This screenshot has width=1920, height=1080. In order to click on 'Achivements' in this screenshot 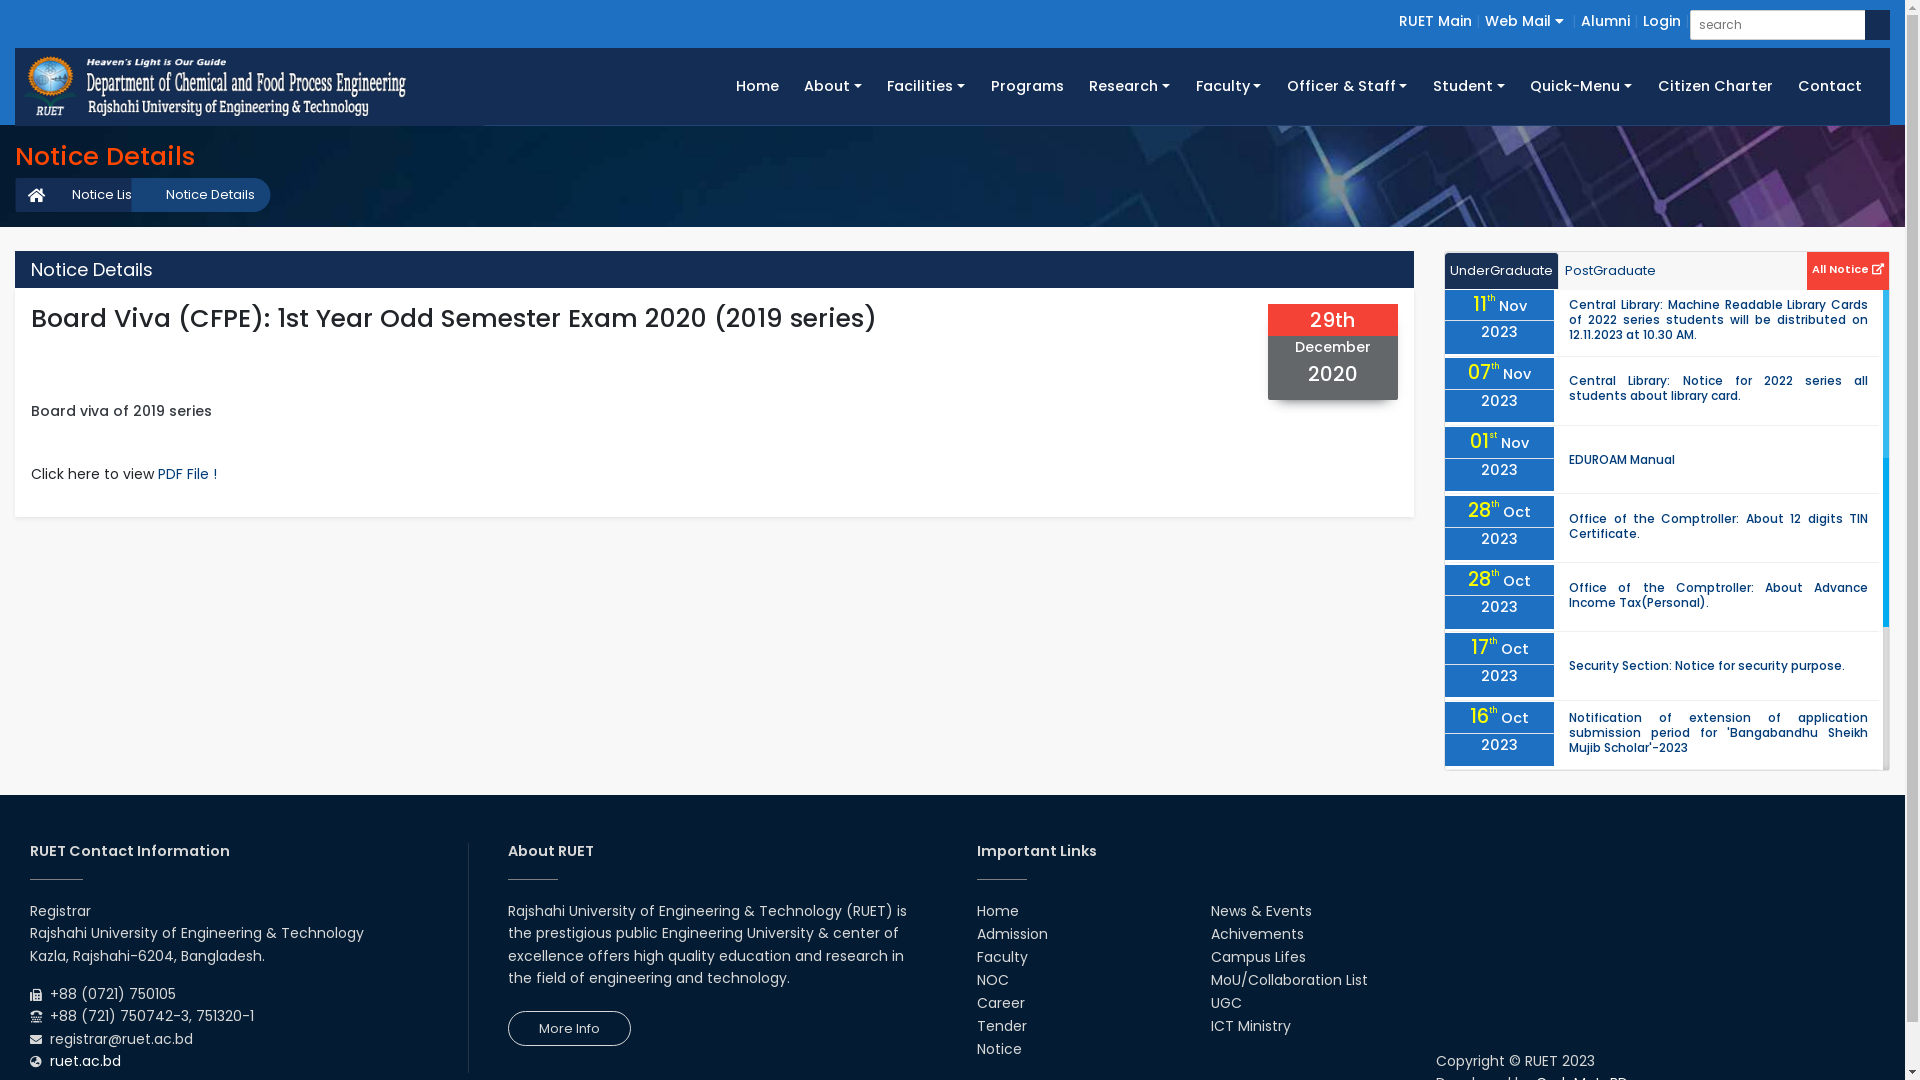, I will do `click(1256, 933)`.